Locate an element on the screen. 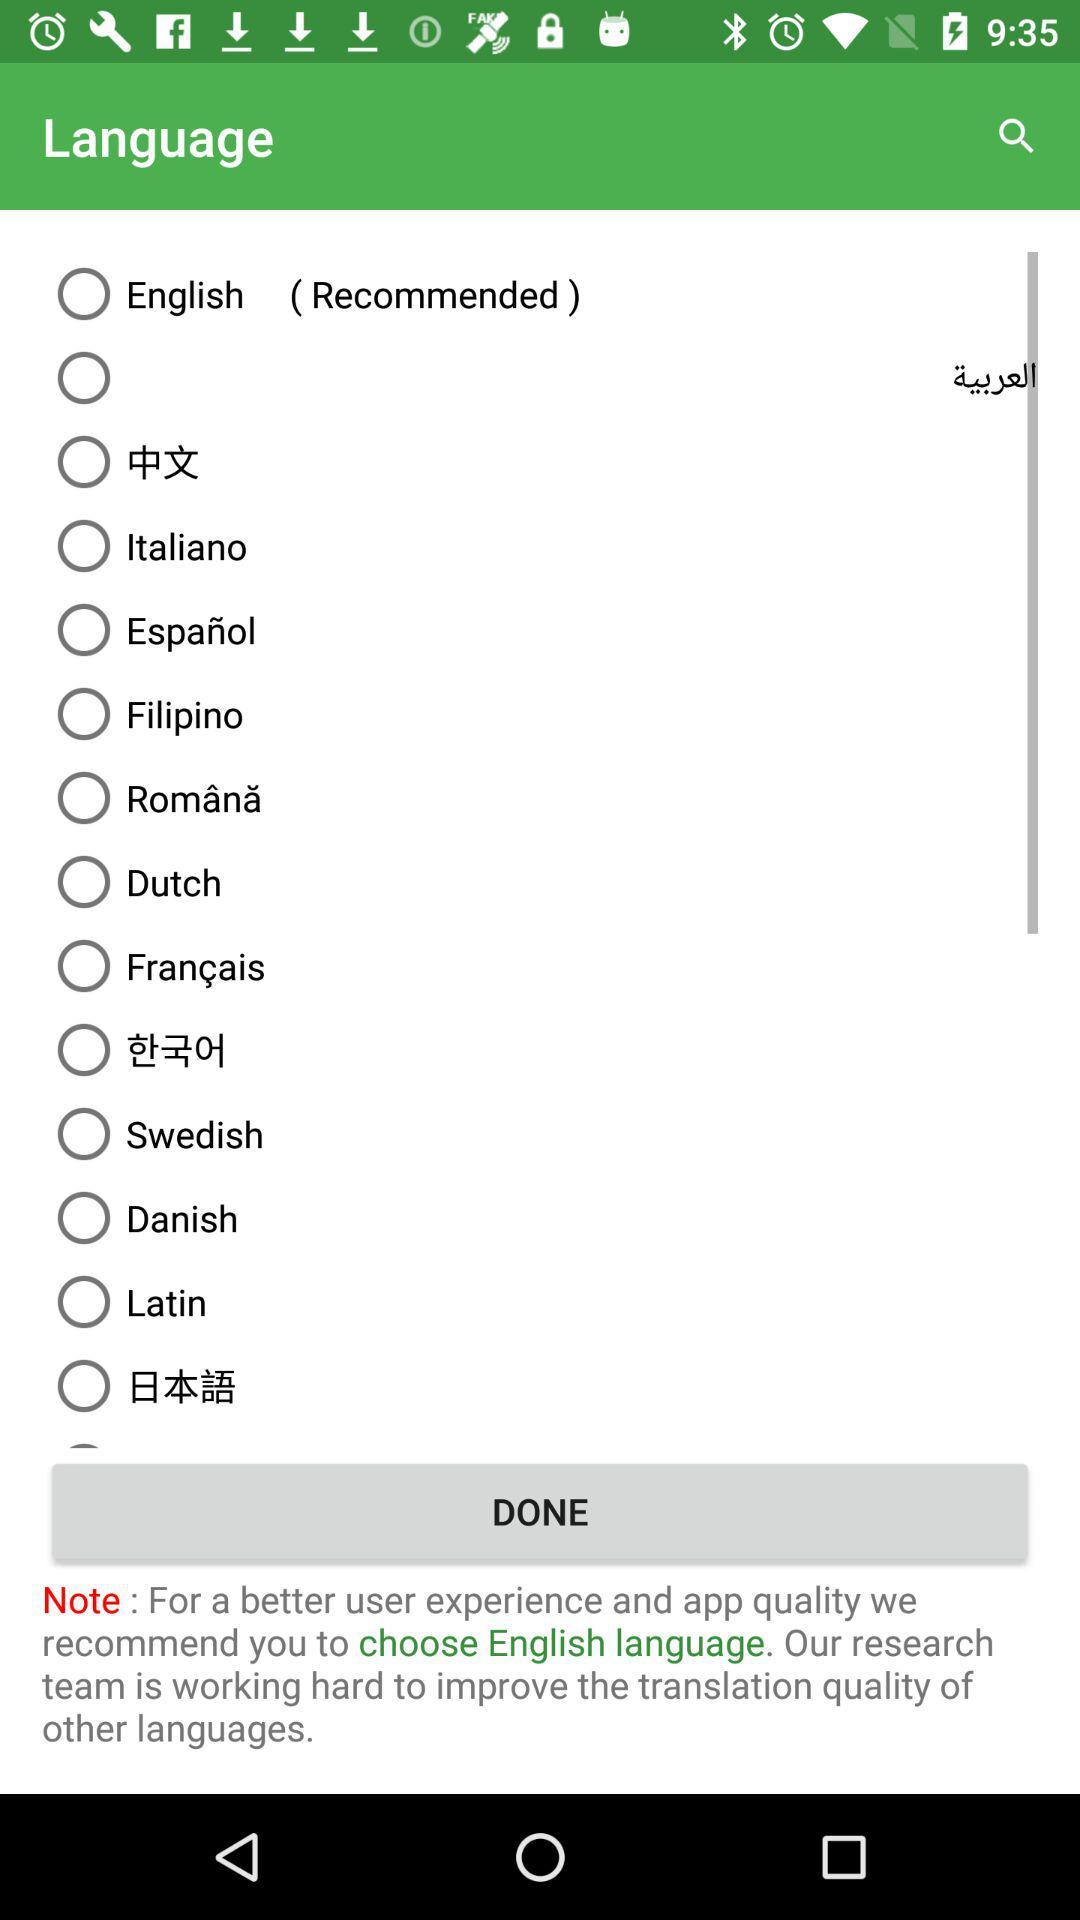 This screenshot has width=1080, height=1920. the english     ( recommended ) icon is located at coordinates (540, 292).